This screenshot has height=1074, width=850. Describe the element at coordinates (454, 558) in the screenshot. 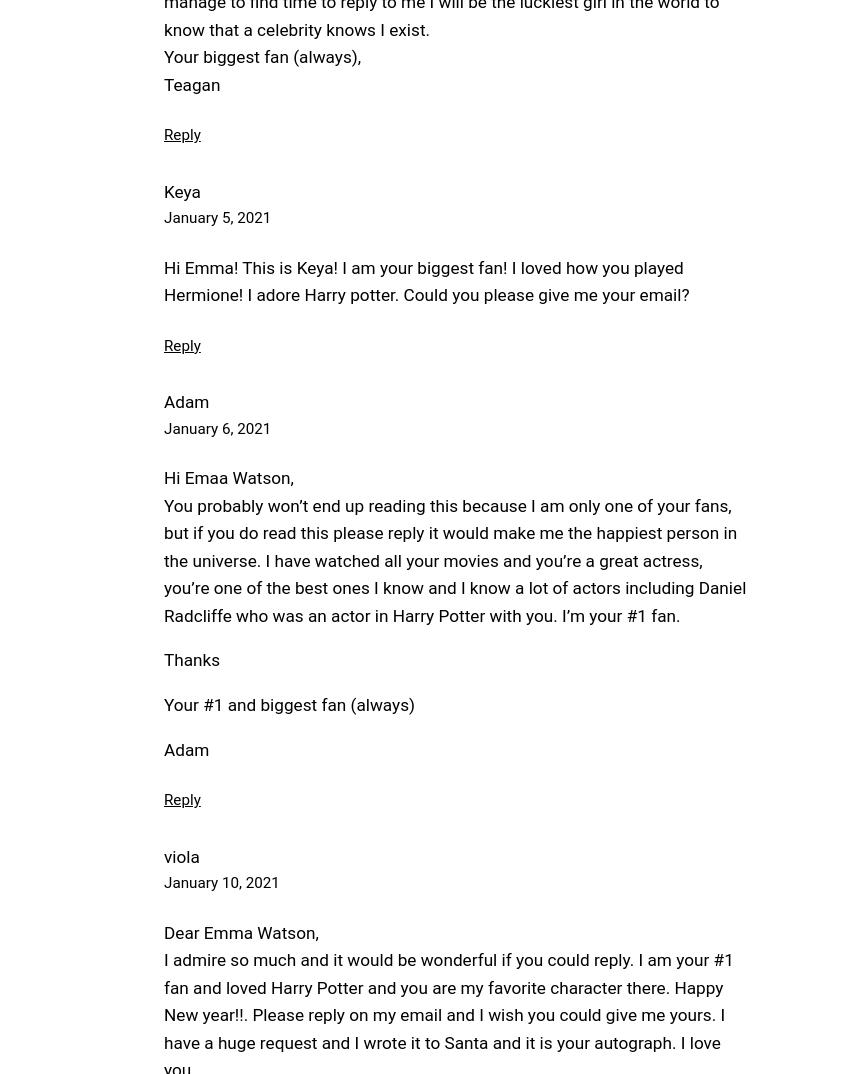

I see `'You probably won’t end up reading this because I am only one of your fans, but if you do read this please reply it would make me the happiest person in the universe. I have watched all your movies and you’re a great actress, you’re one of the best ones I know and I know a lot of actors including Daniel Radcliffe who was an actor in Harry Potter with you. I’m your #1 fan.'` at that location.